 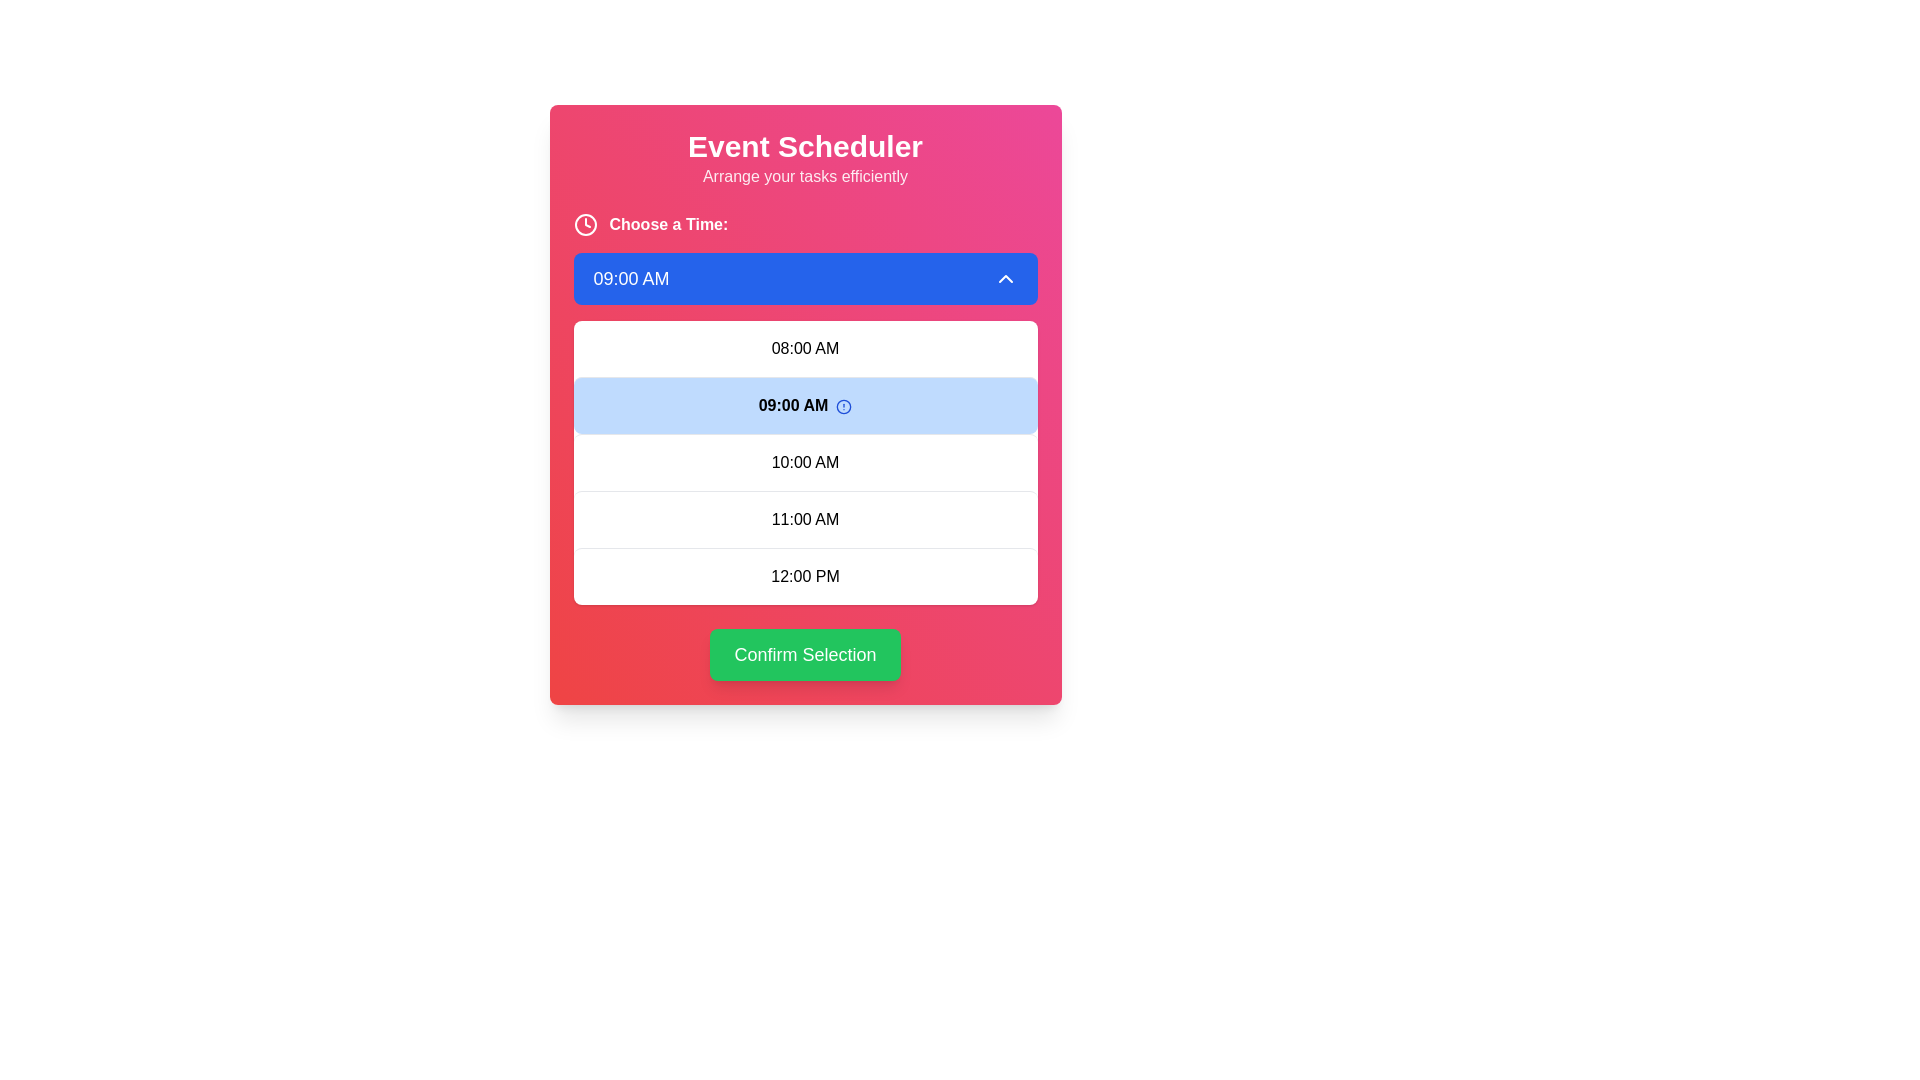 I want to click on the selectable time option '11:00 AM' in the scheduling interface, so click(x=805, y=518).